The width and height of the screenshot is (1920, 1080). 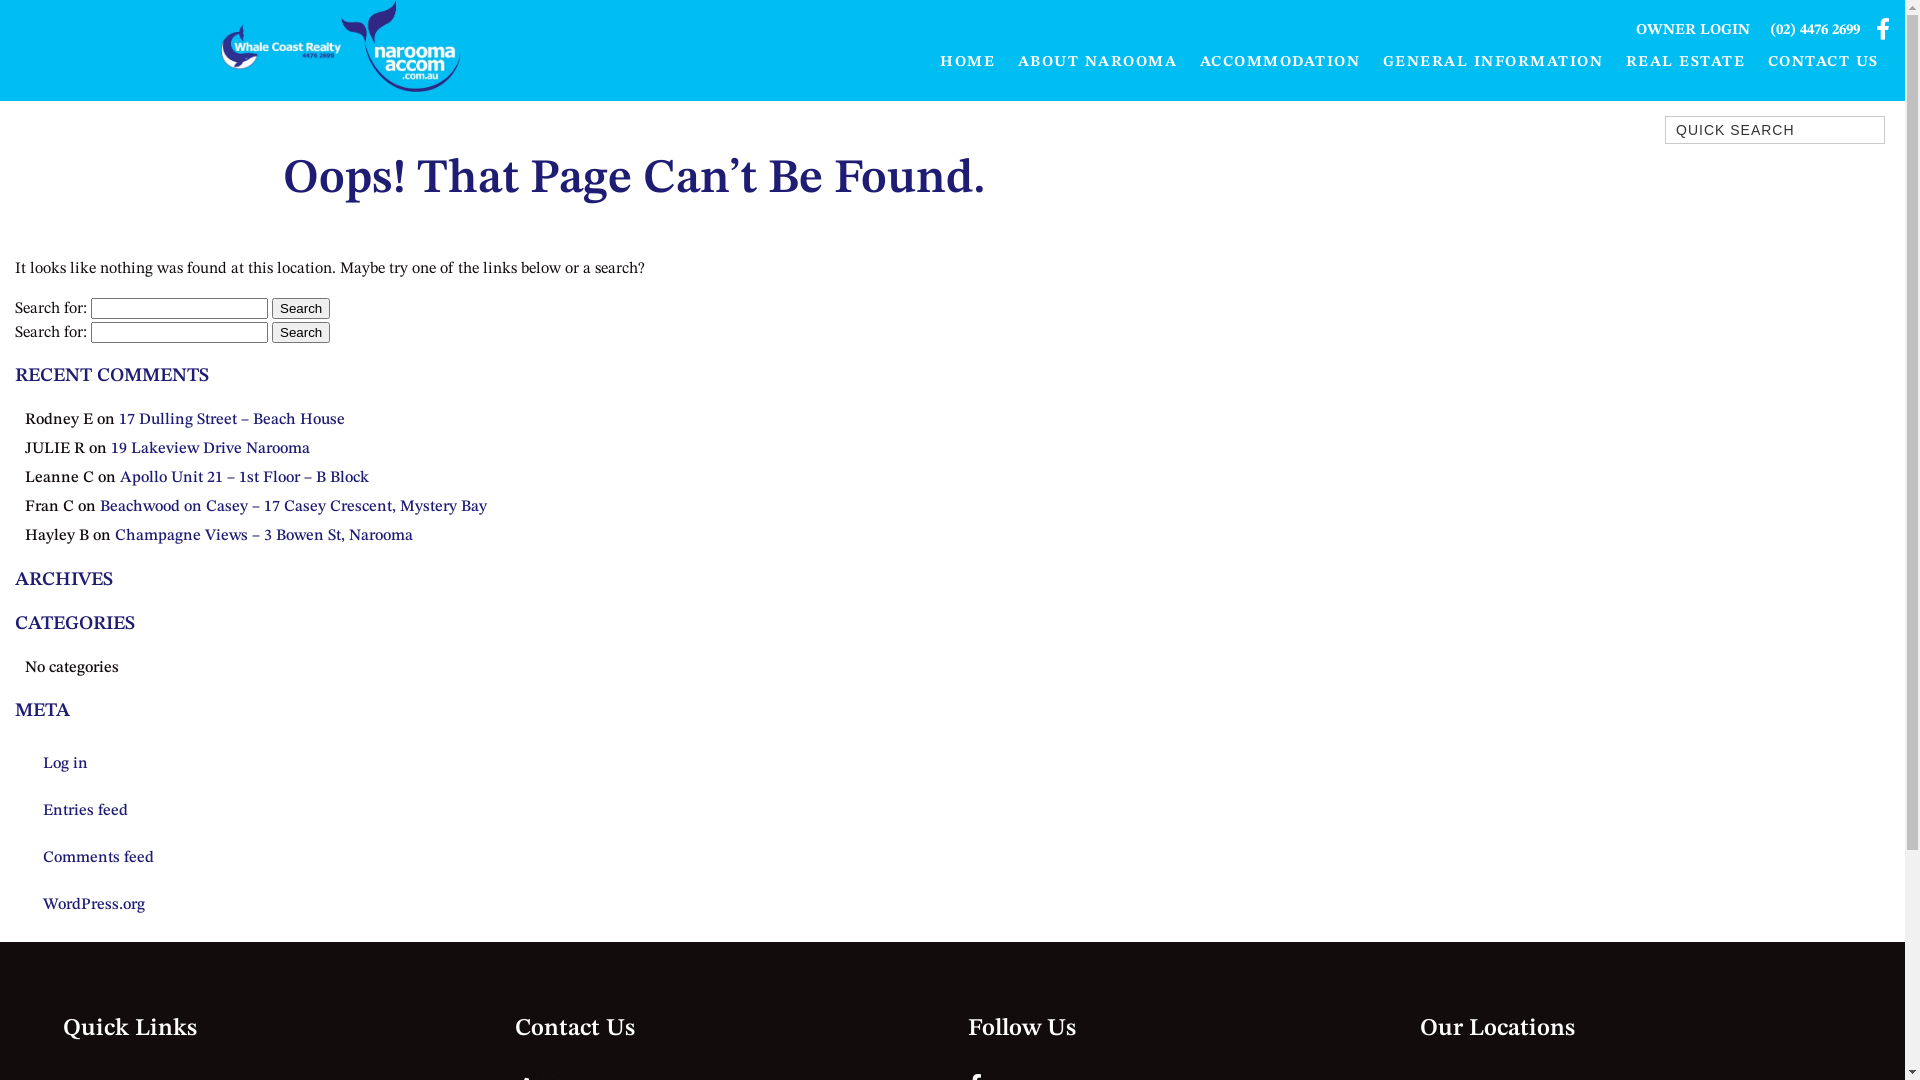 I want to click on 'ACCOMMODATION', so click(x=1278, y=61).